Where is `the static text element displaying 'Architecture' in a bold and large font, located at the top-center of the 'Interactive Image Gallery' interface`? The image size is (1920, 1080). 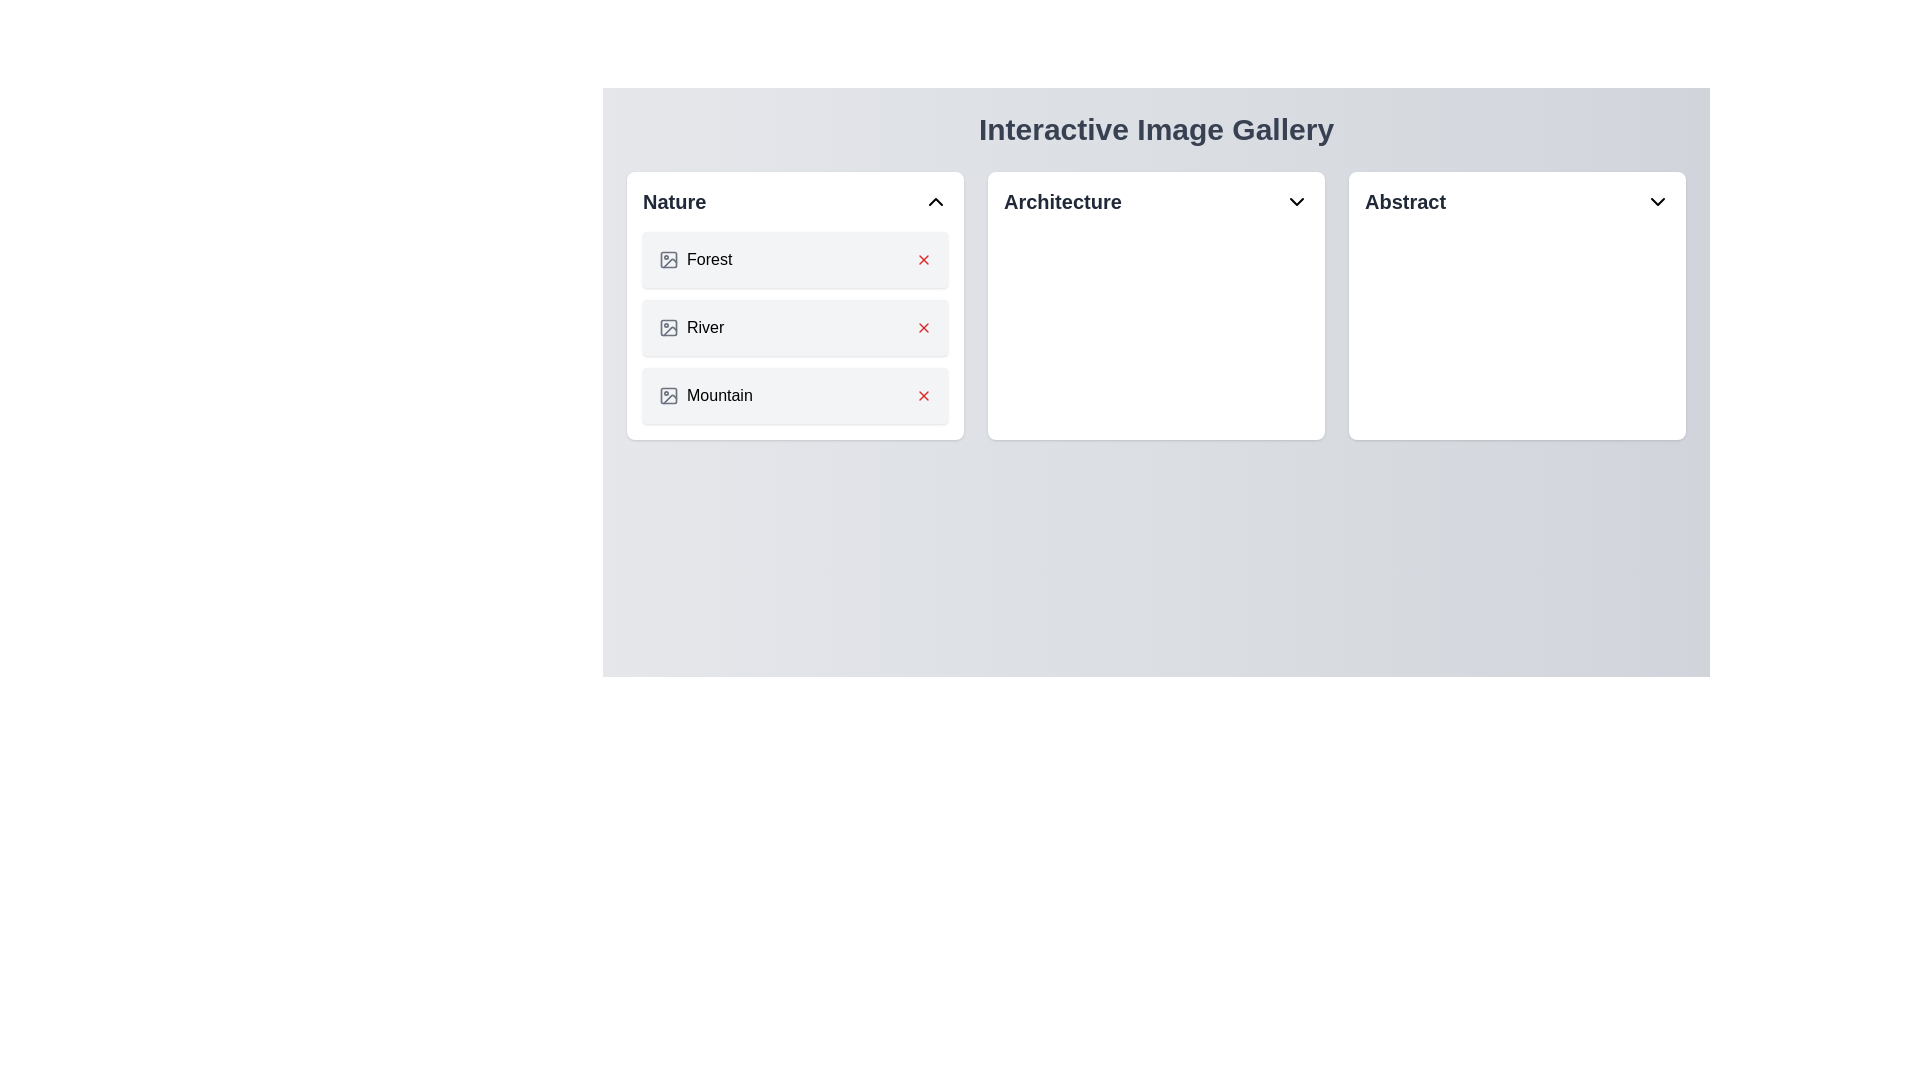
the static text element displaying 'Architecture' in a bold and large font, located at the top-center of the 'Interactive Image Gallery' interface is located at coordinates (1061, 201).